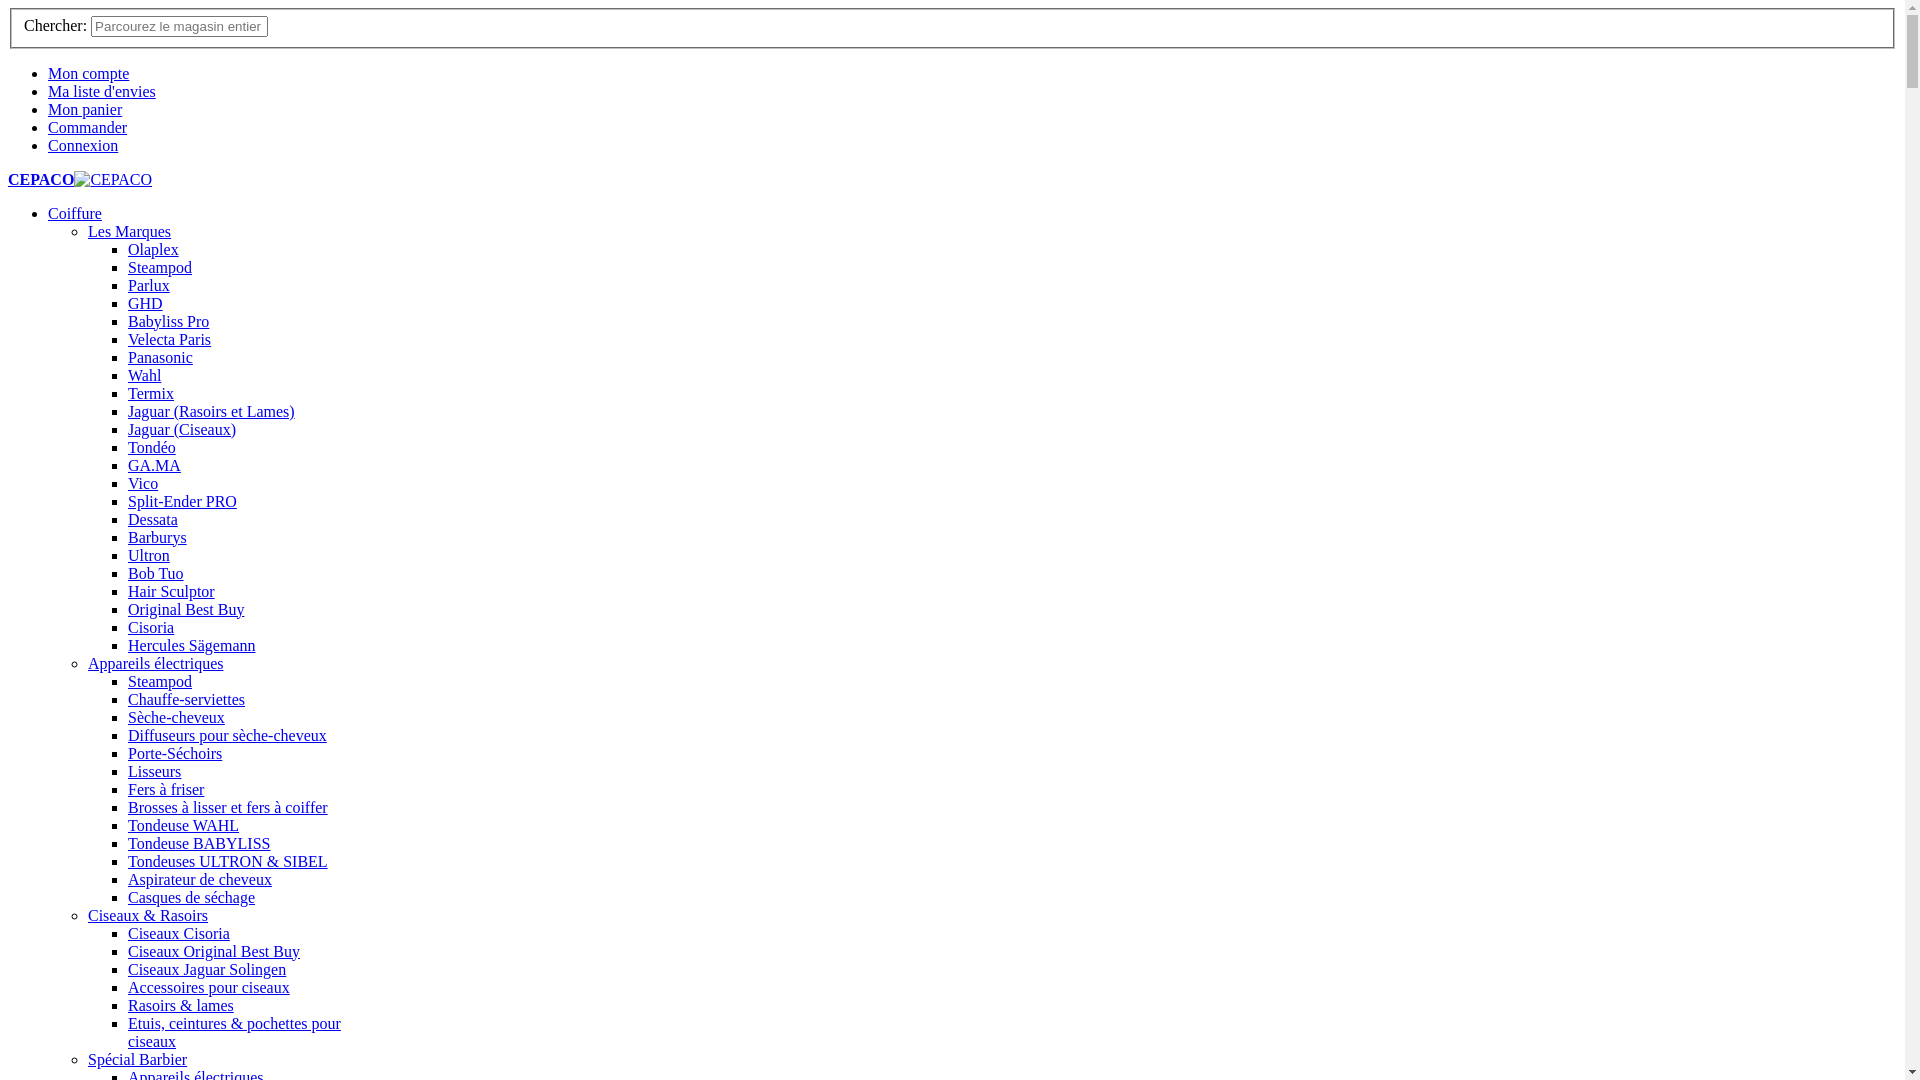 The image size is (1920, 1080). Describe the element at coordinates (155, 573) in the screenshot. I see `'Bob Tuo'` at that location.